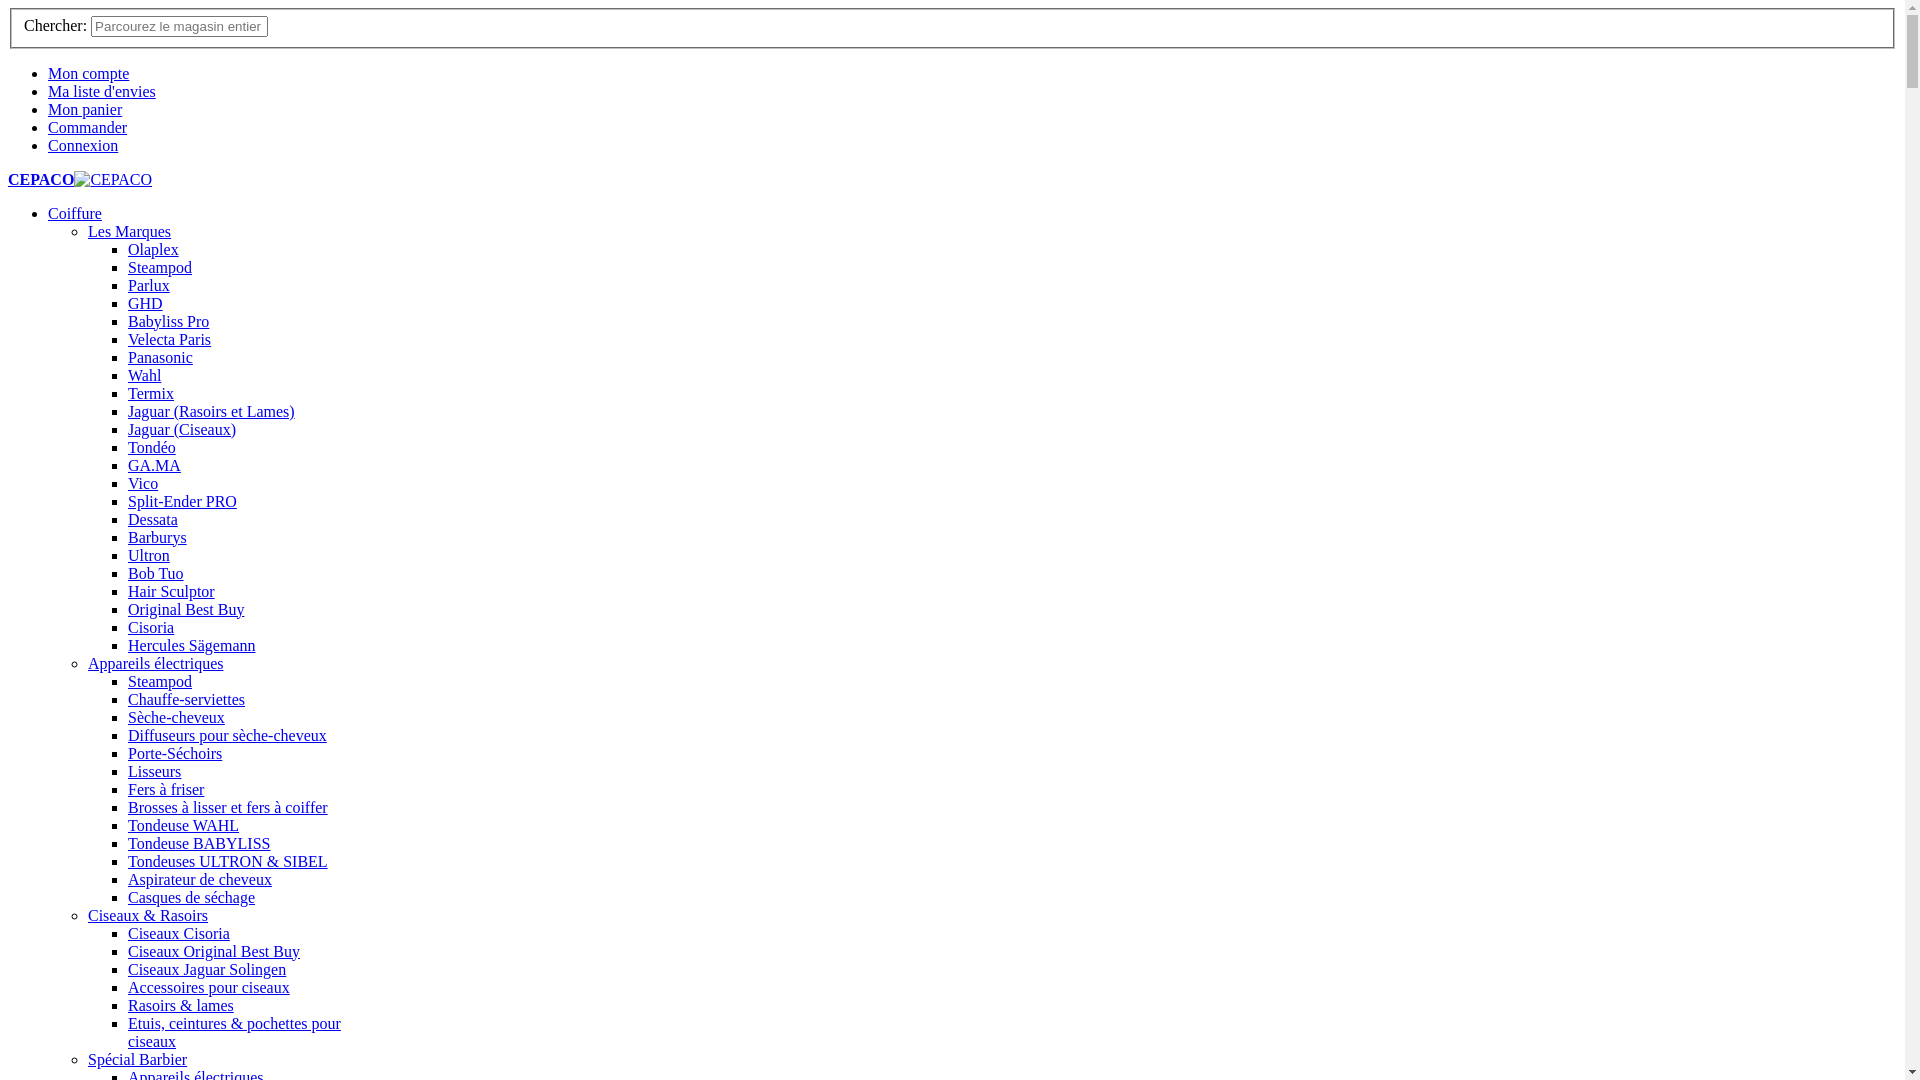 The image size is (1920, 1080). Describe the element at coordinates (155, 573) in the screenshot. I see `'Bob Tuo'` at that location.